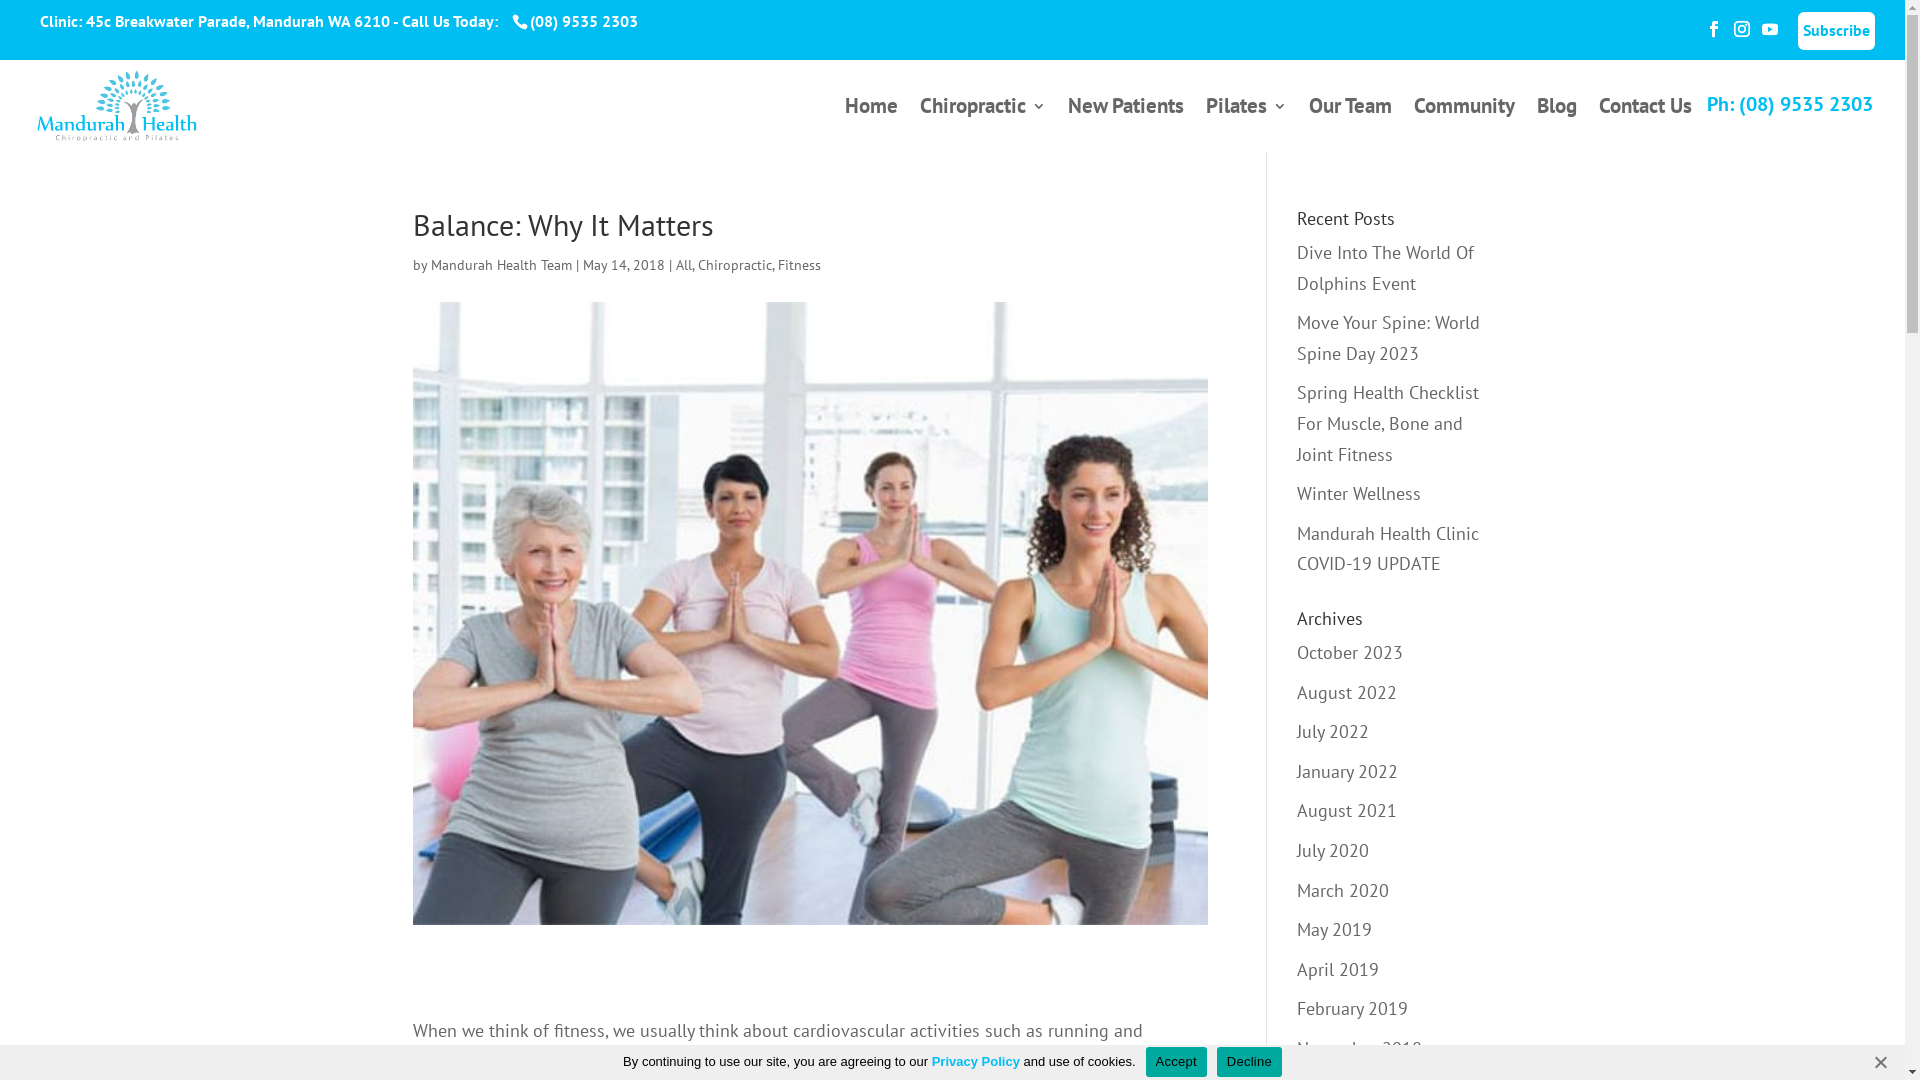 The height and width of the screenshot is (1080, 1920). What do you see at coordinates (1343, 888) in the screenshot?
I see `'March 2020'` at bounding box center [1343, 888].